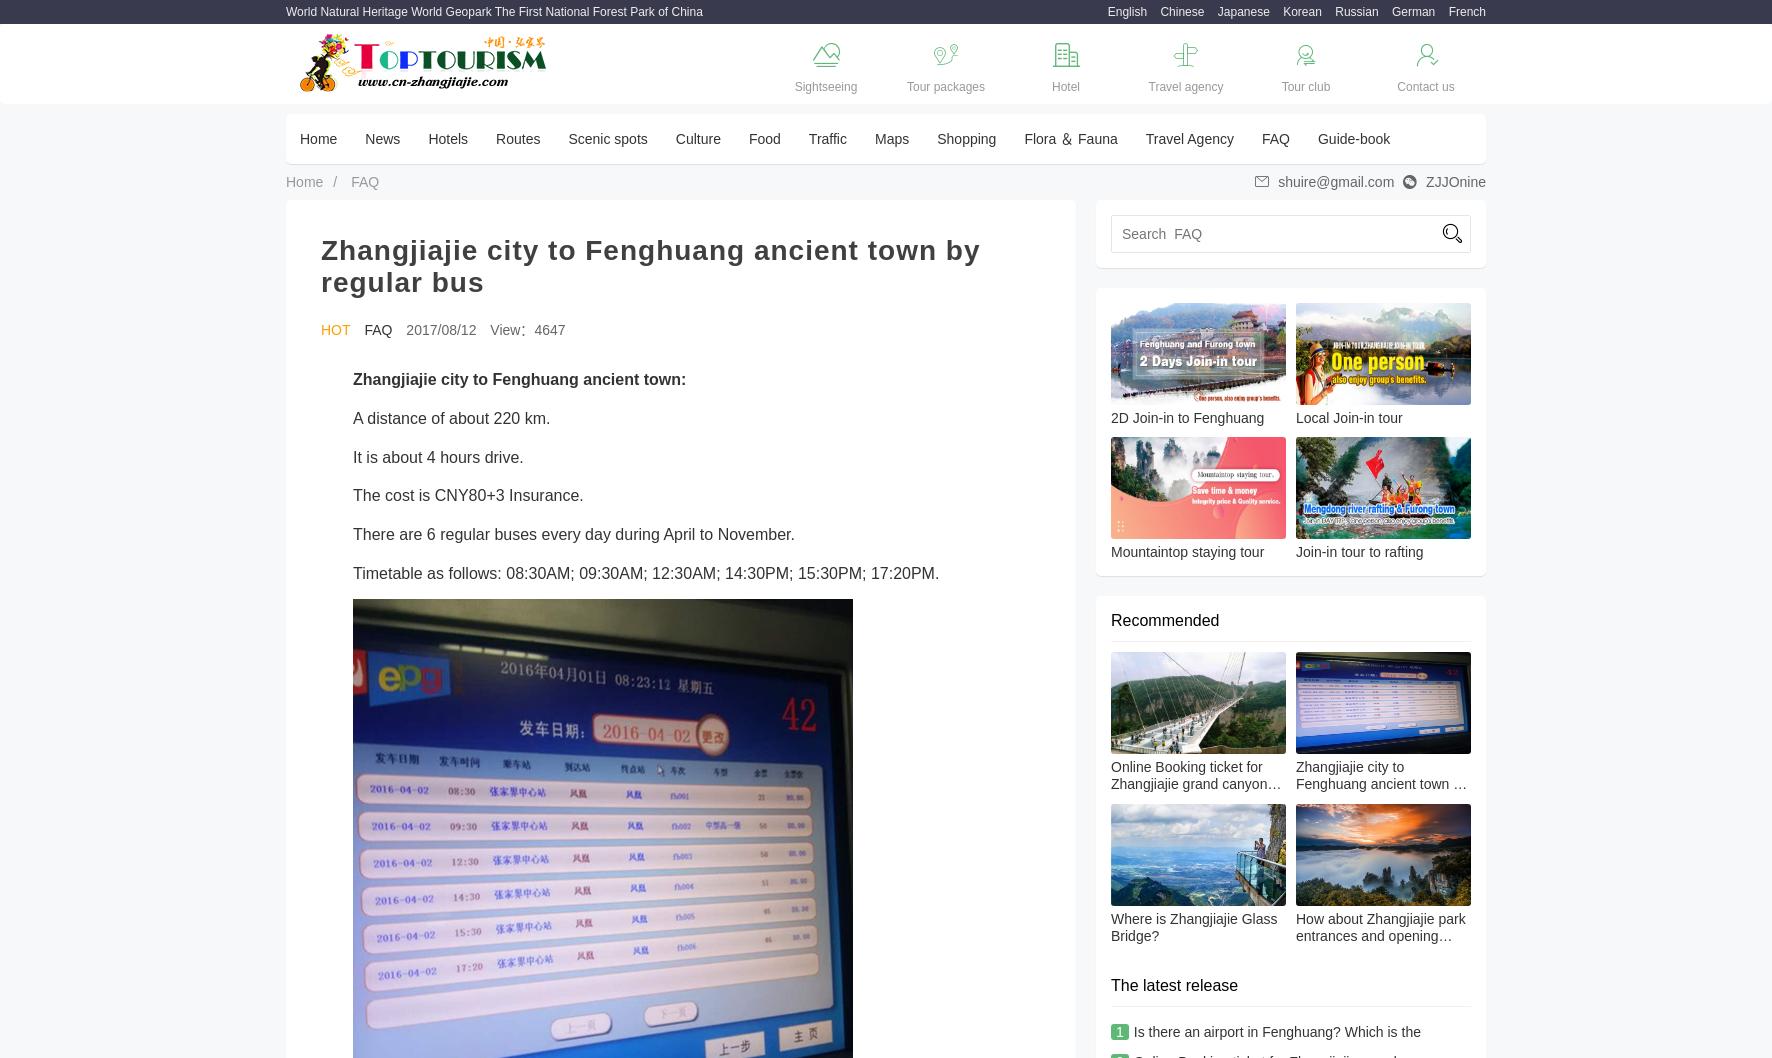 Image resolution: width=1772 pixels, height=1058 pixels. I want to click on 'Tour packages', so click(905, 86).